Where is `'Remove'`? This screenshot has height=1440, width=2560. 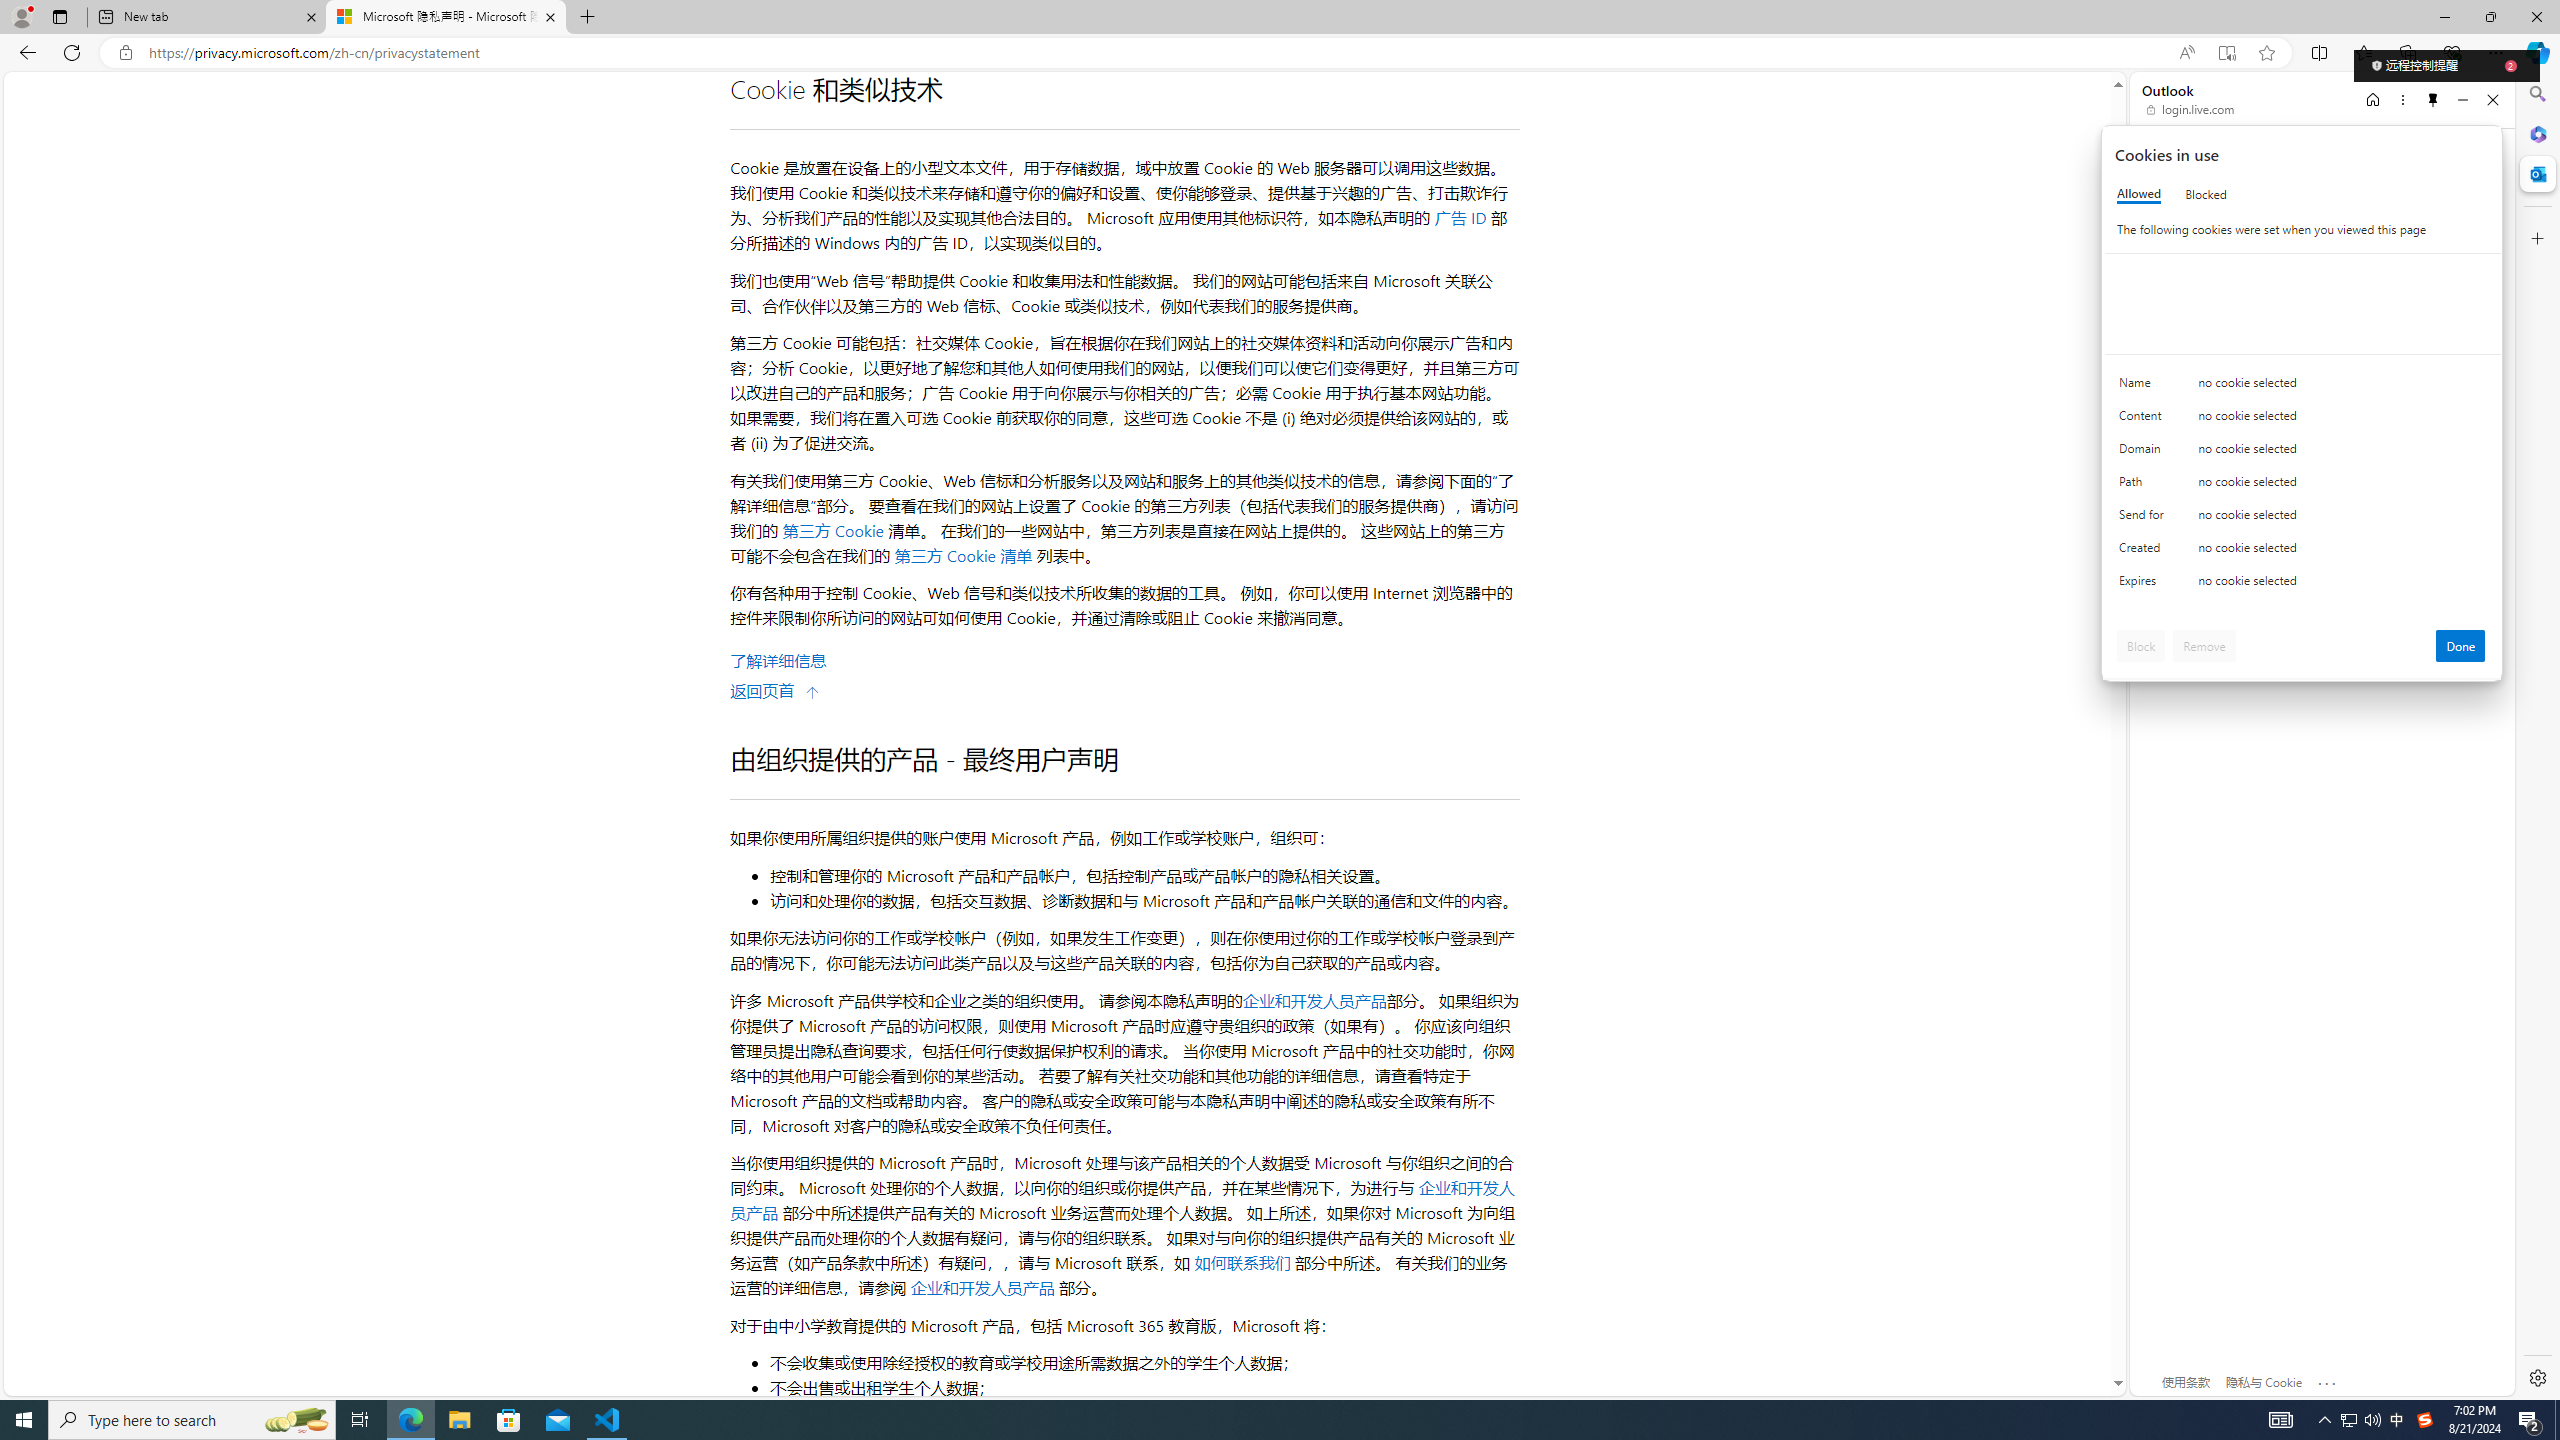 'Remove' is located at coordinates (2204, 646).